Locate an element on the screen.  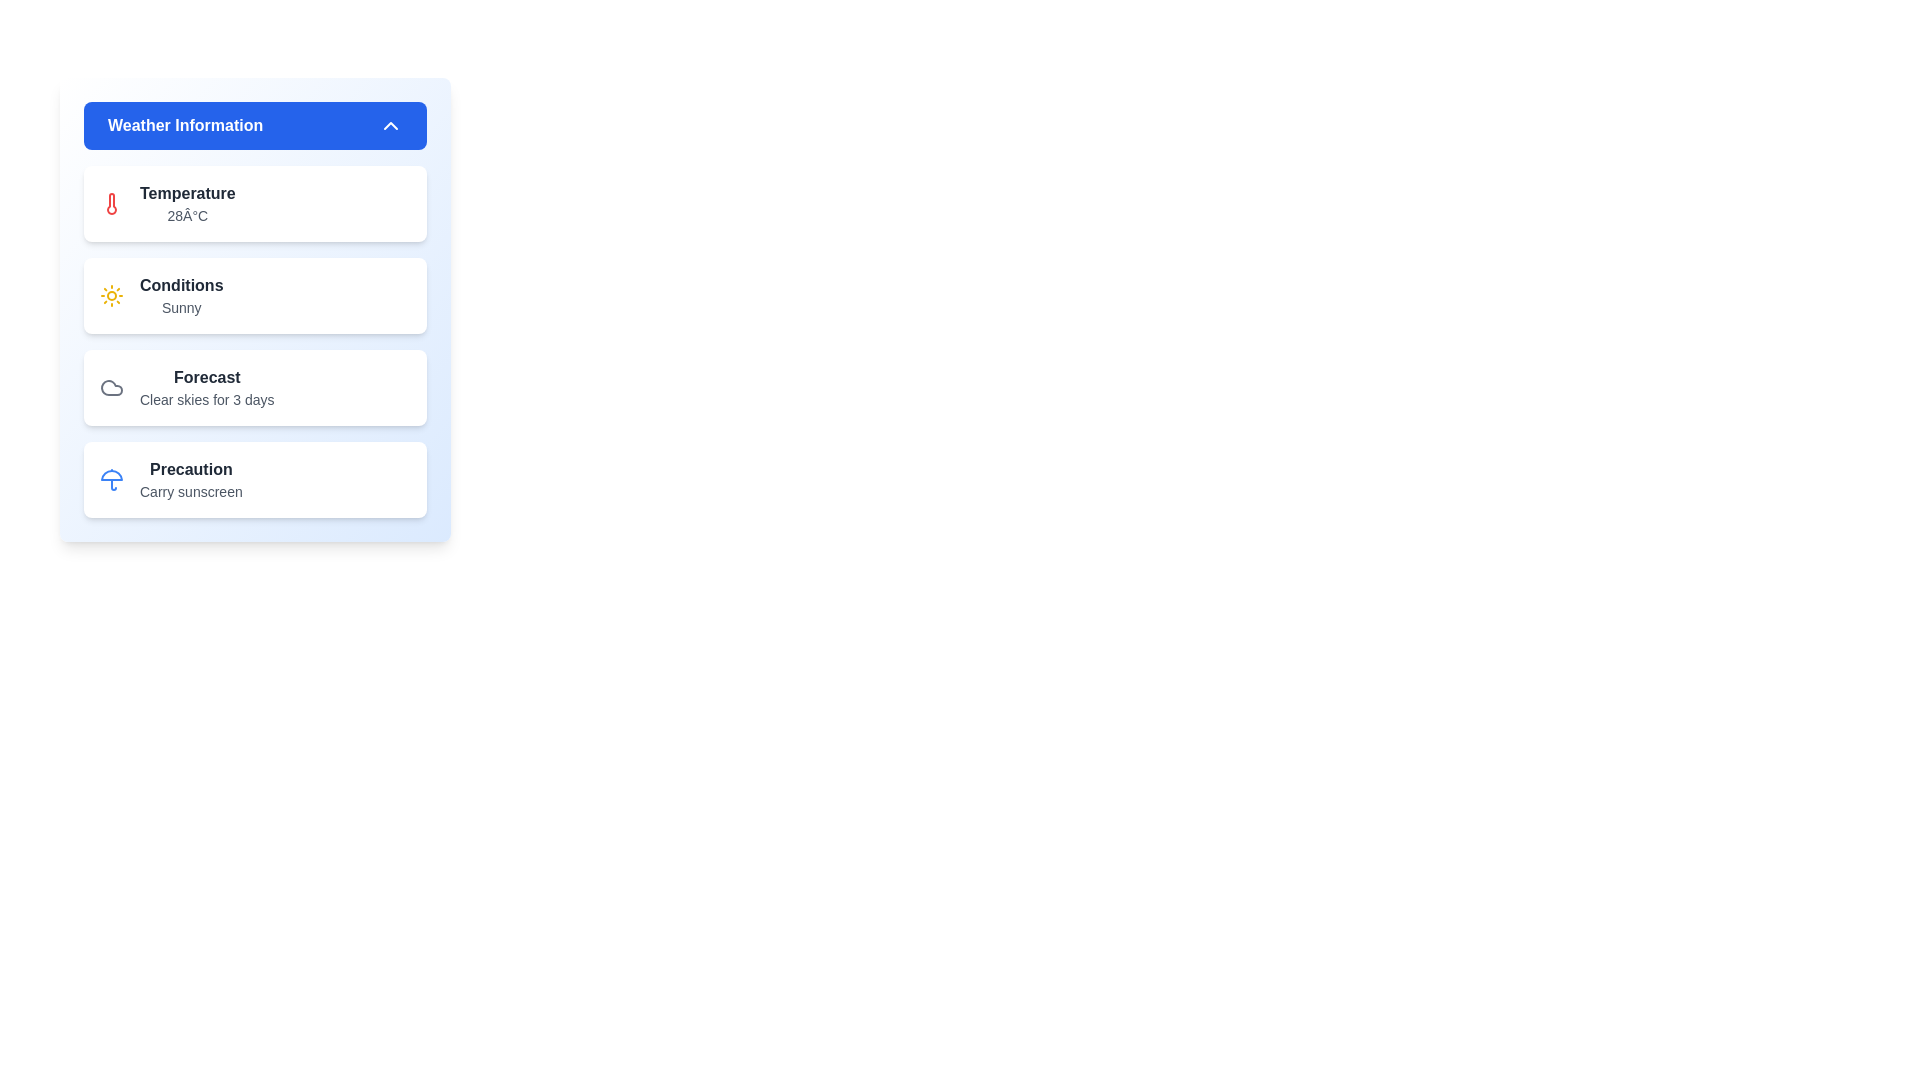
the temperature display text showing '28°C', which is styled in gray and positioned below the 'Temperature' label is located at coordinates (187, 216).